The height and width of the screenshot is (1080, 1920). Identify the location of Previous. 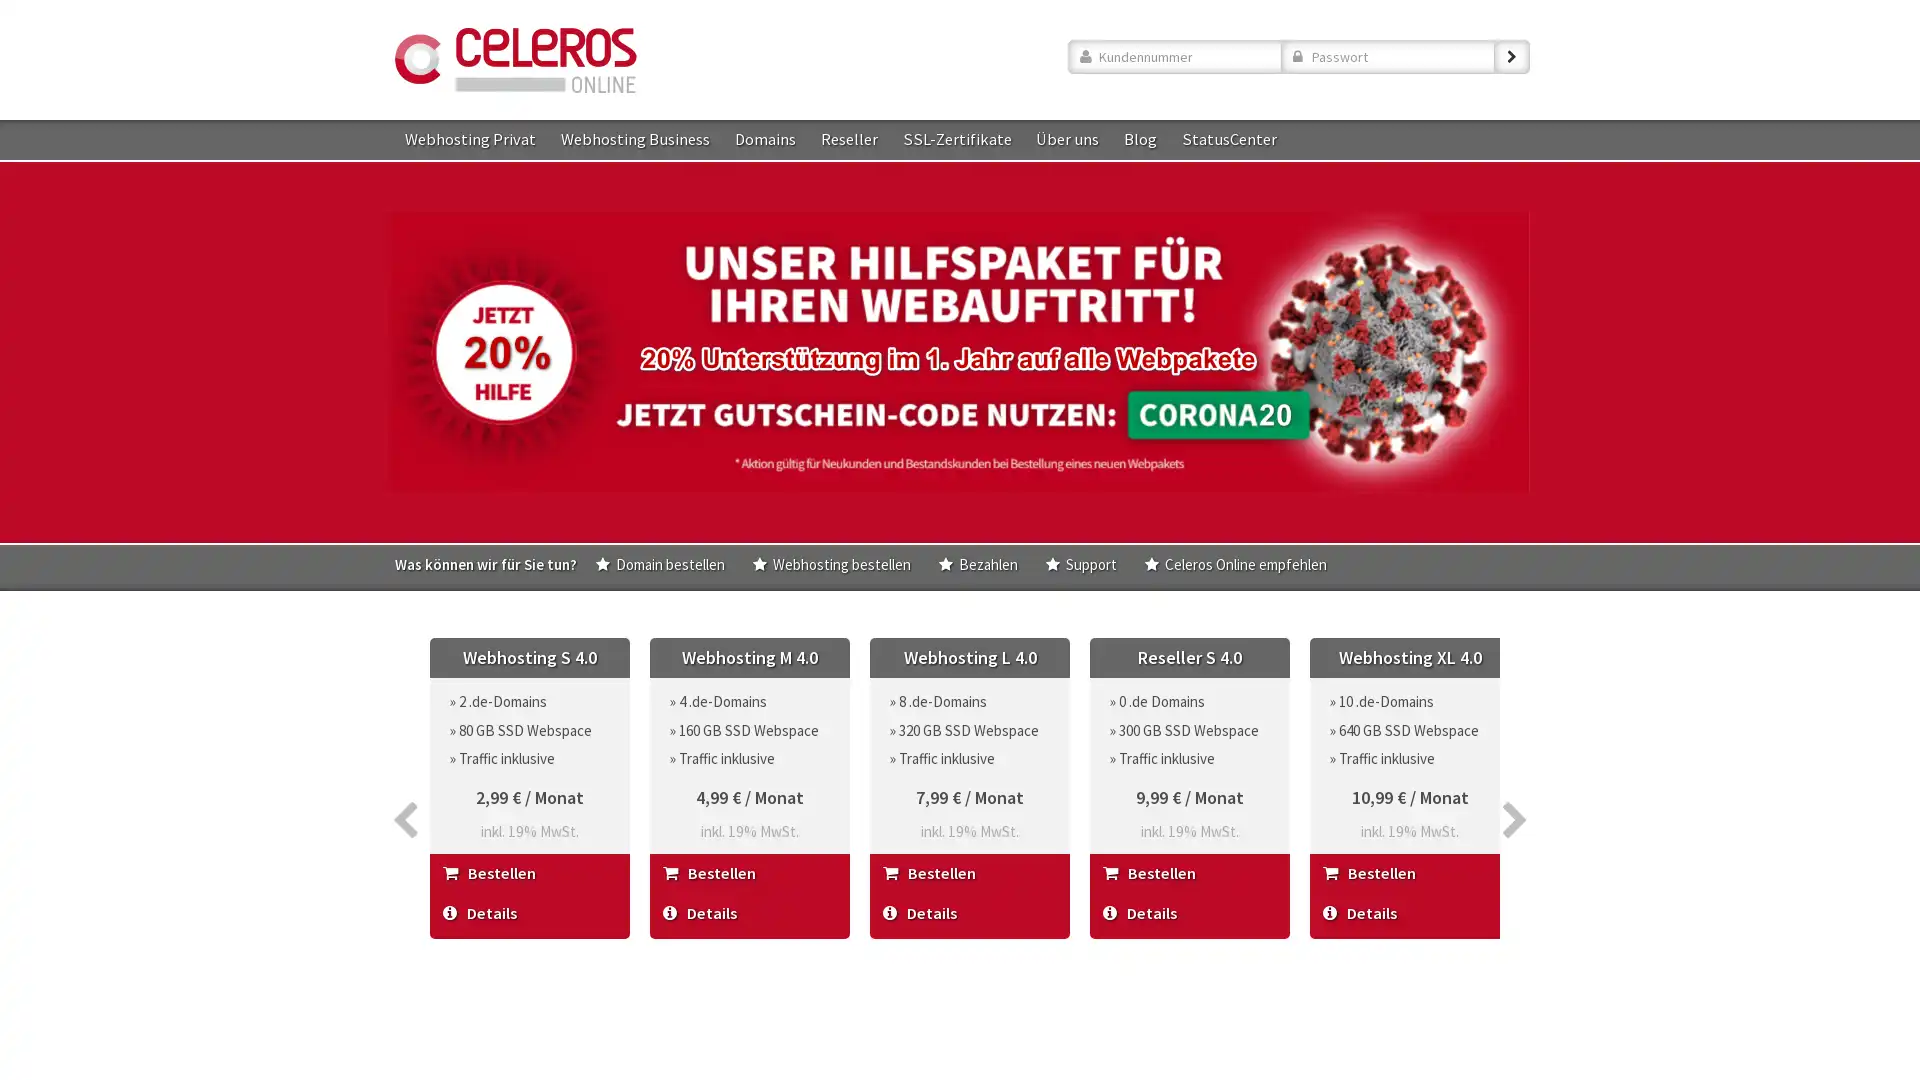
(403, 766).